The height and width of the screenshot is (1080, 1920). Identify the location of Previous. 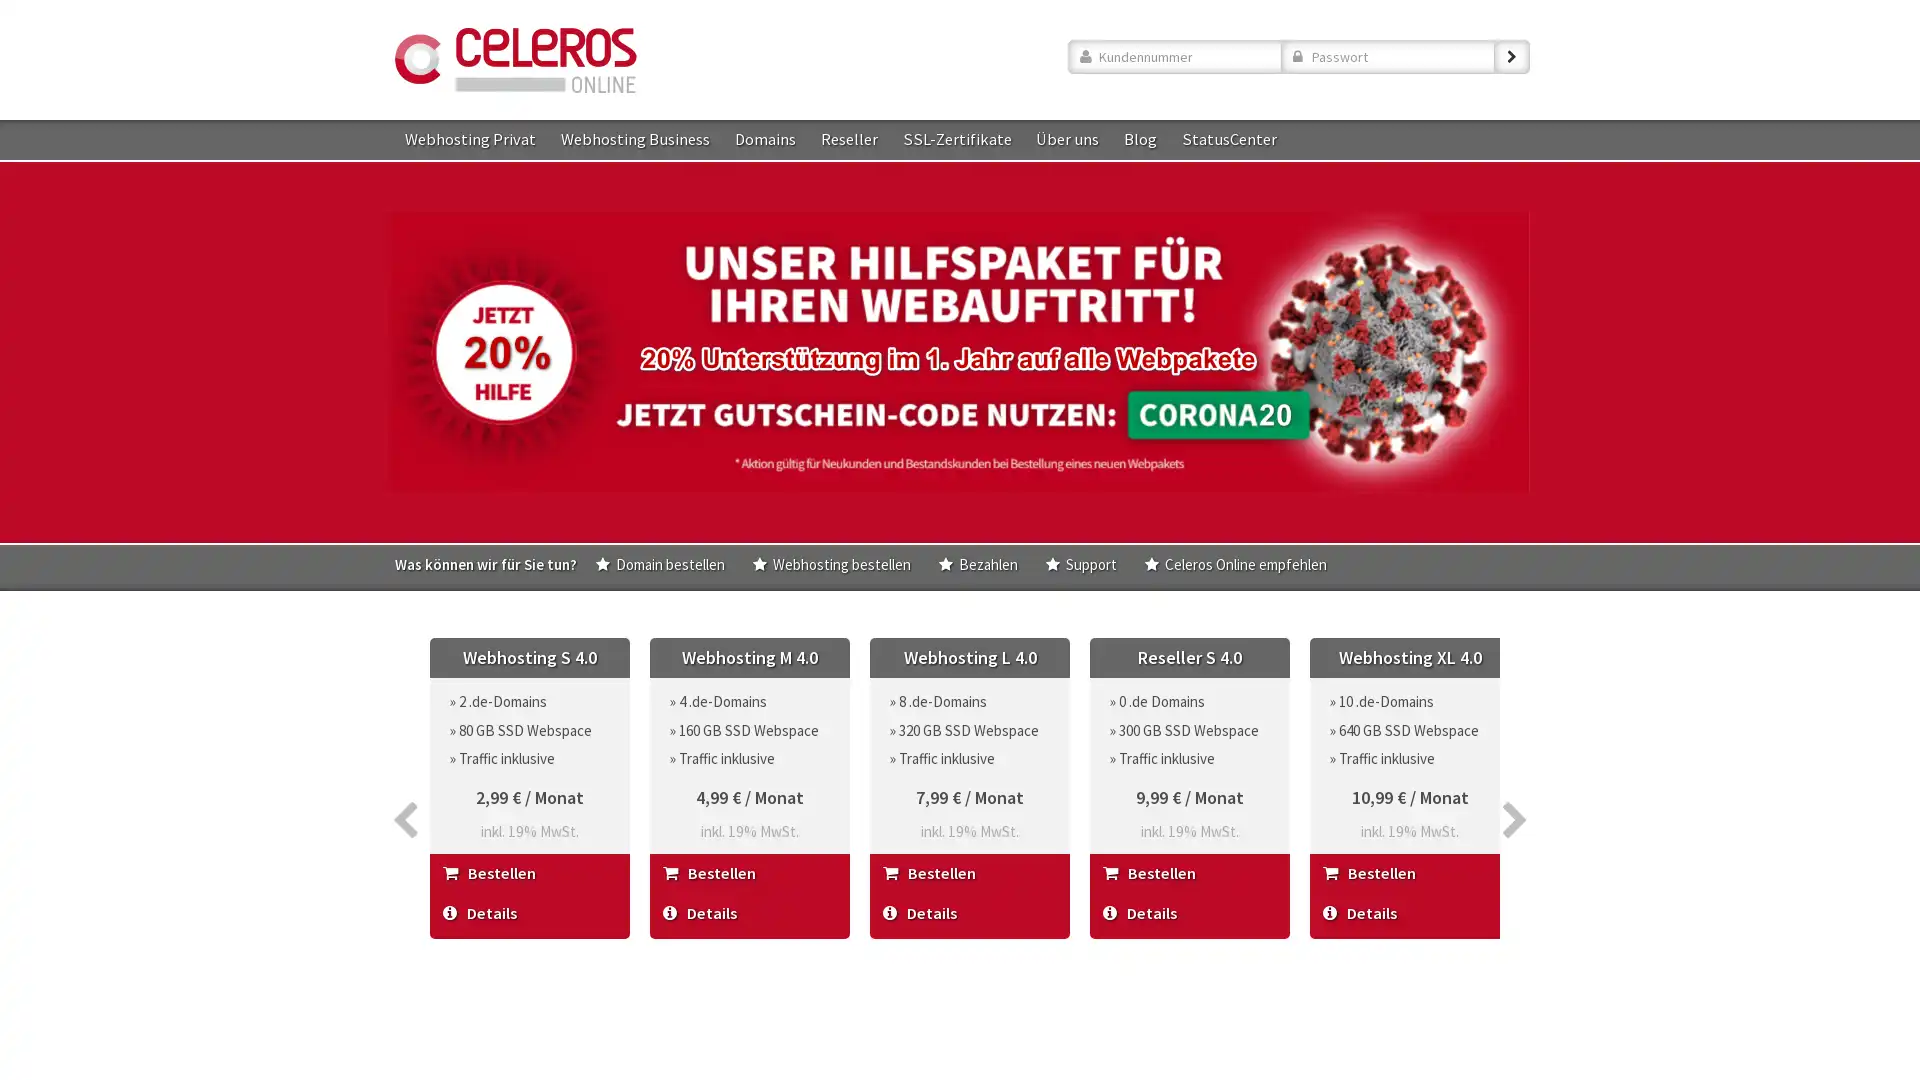
(403, 766).